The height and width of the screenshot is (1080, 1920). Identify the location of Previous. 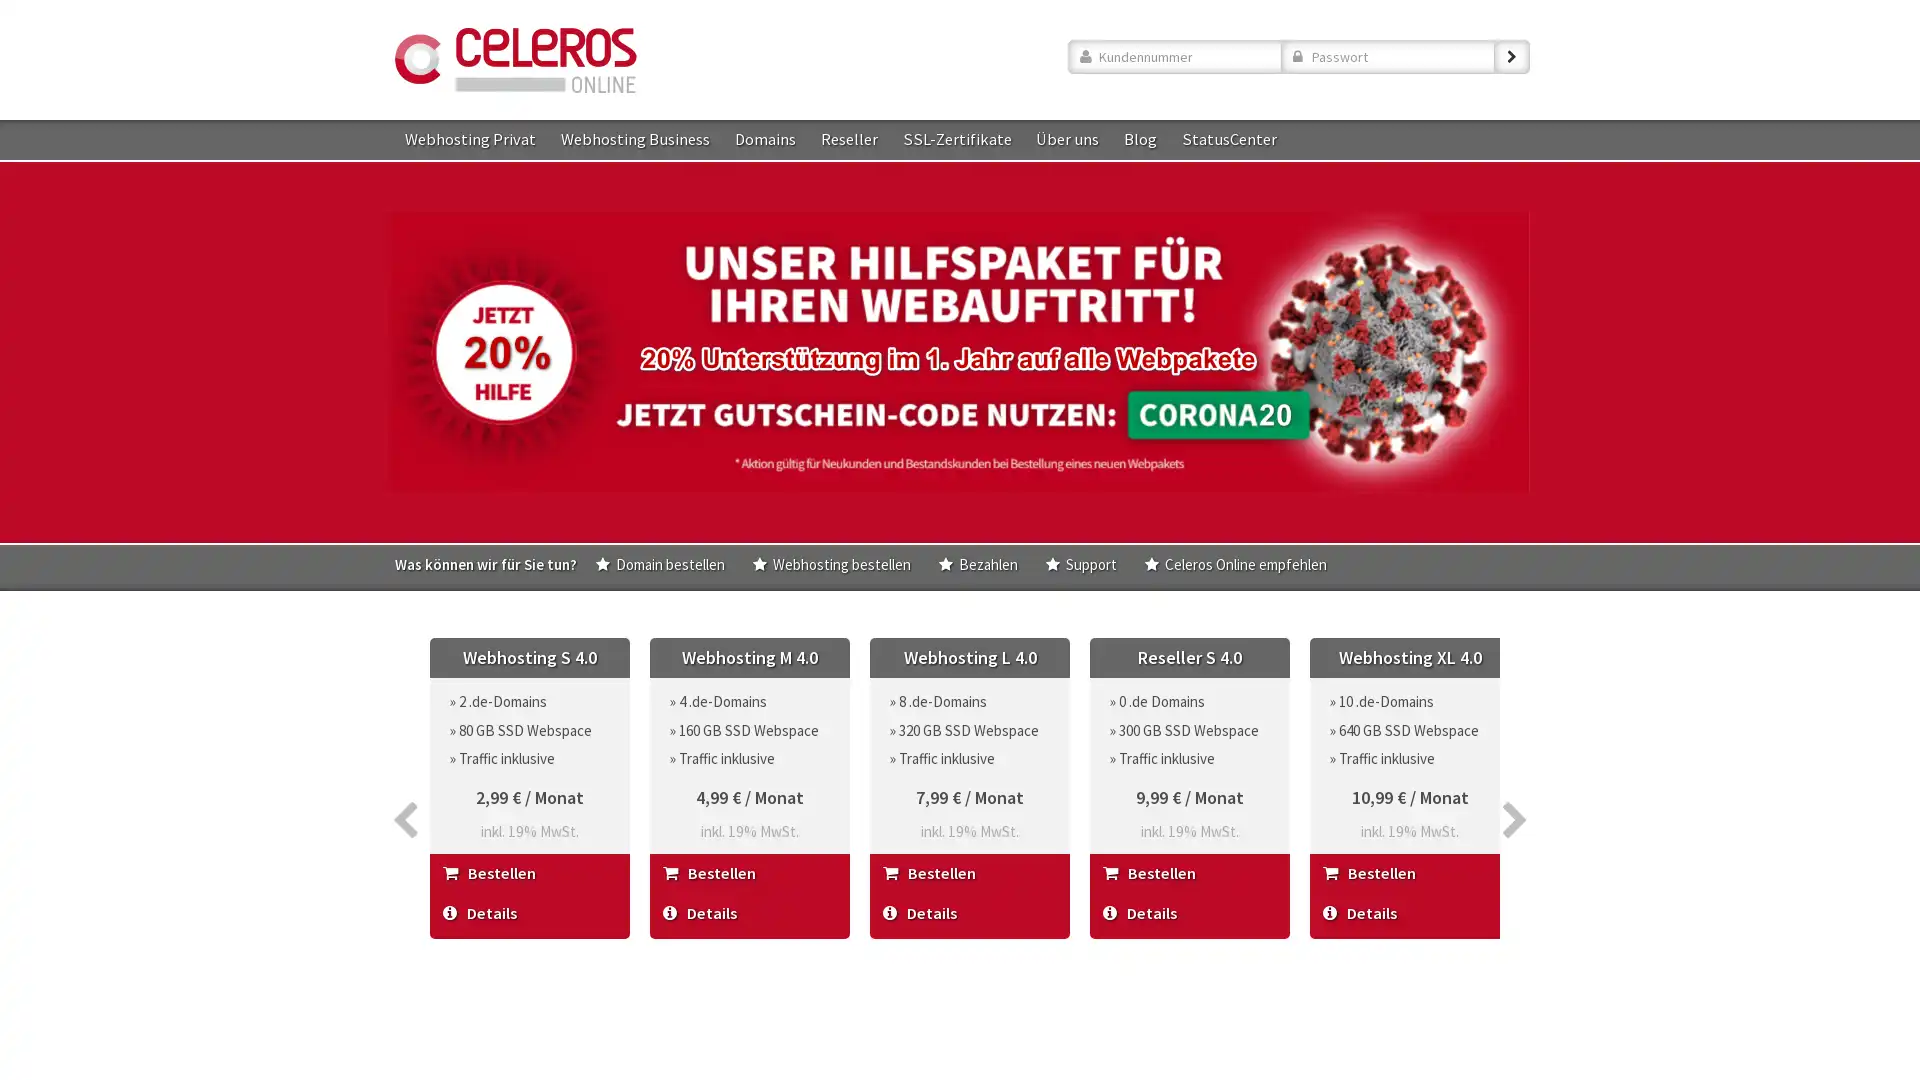
(403, 766).